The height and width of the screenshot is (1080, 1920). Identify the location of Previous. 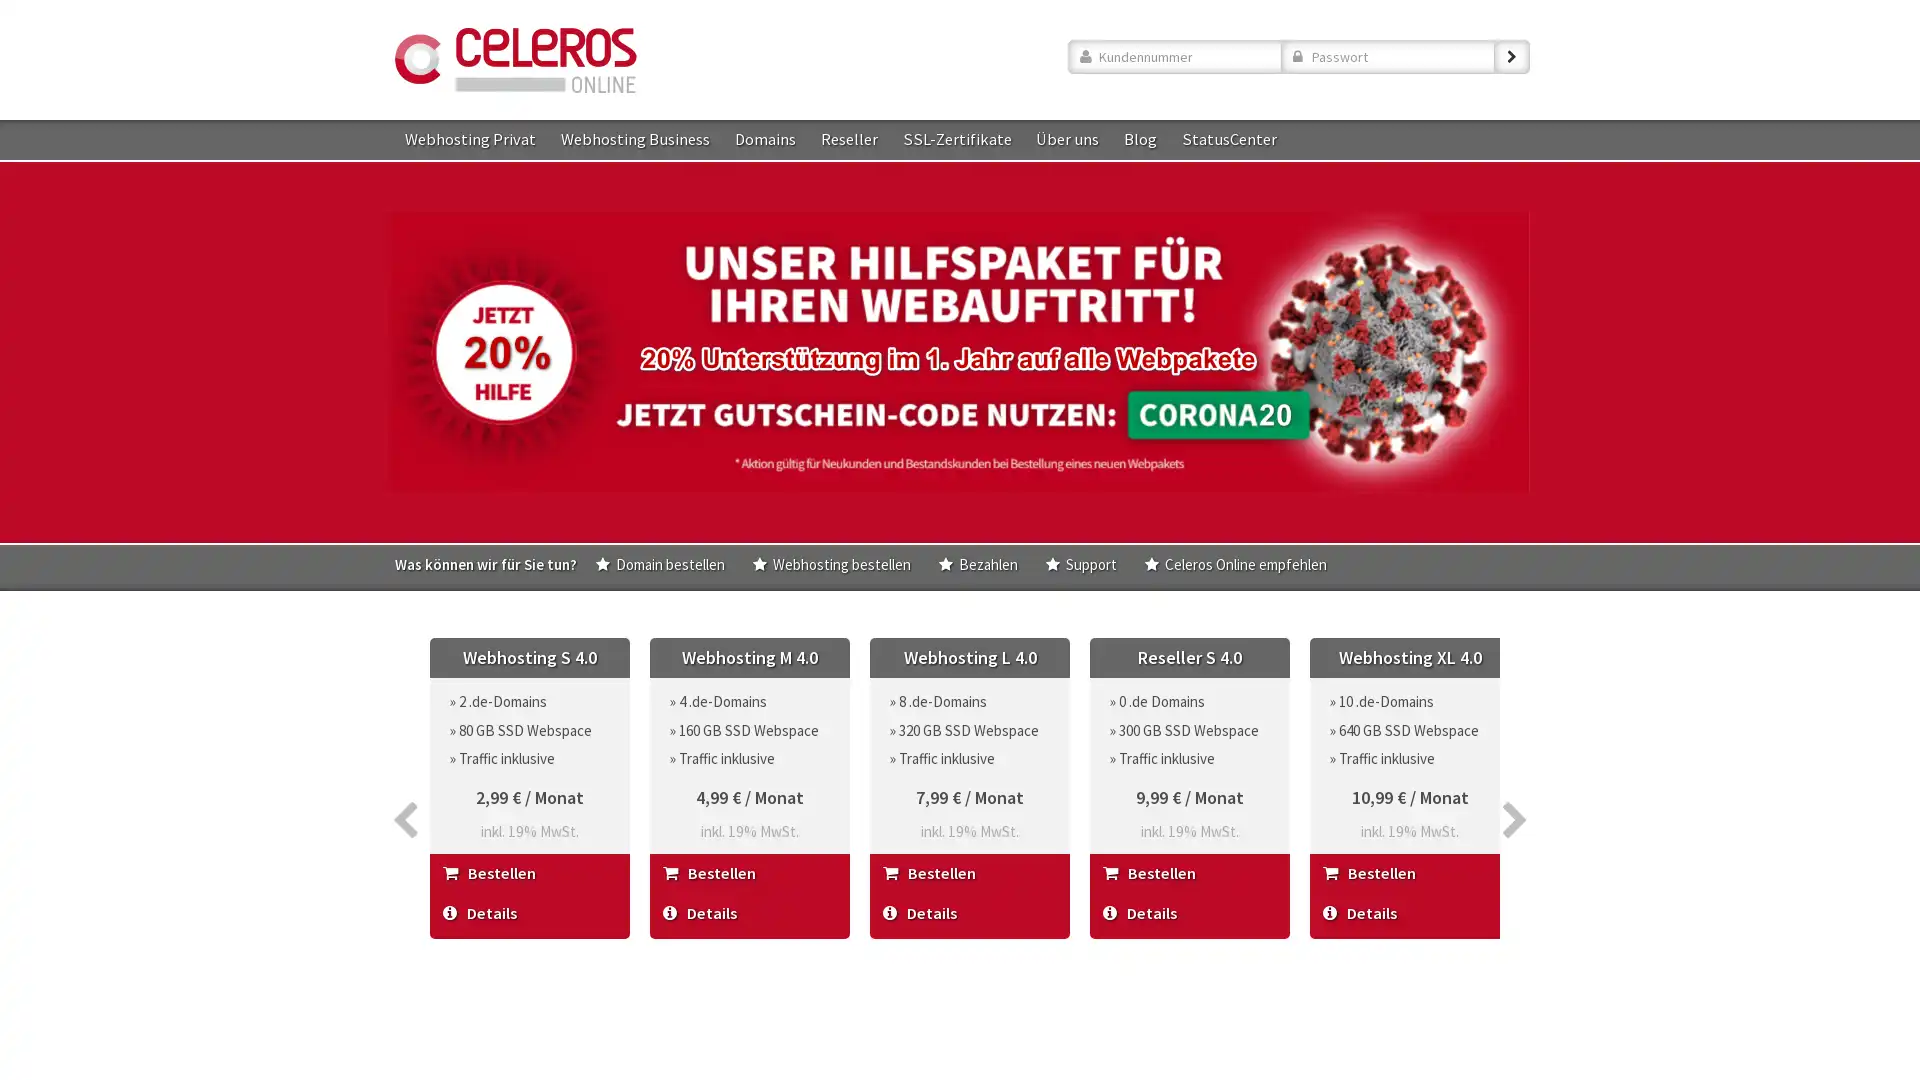
(403, 766).